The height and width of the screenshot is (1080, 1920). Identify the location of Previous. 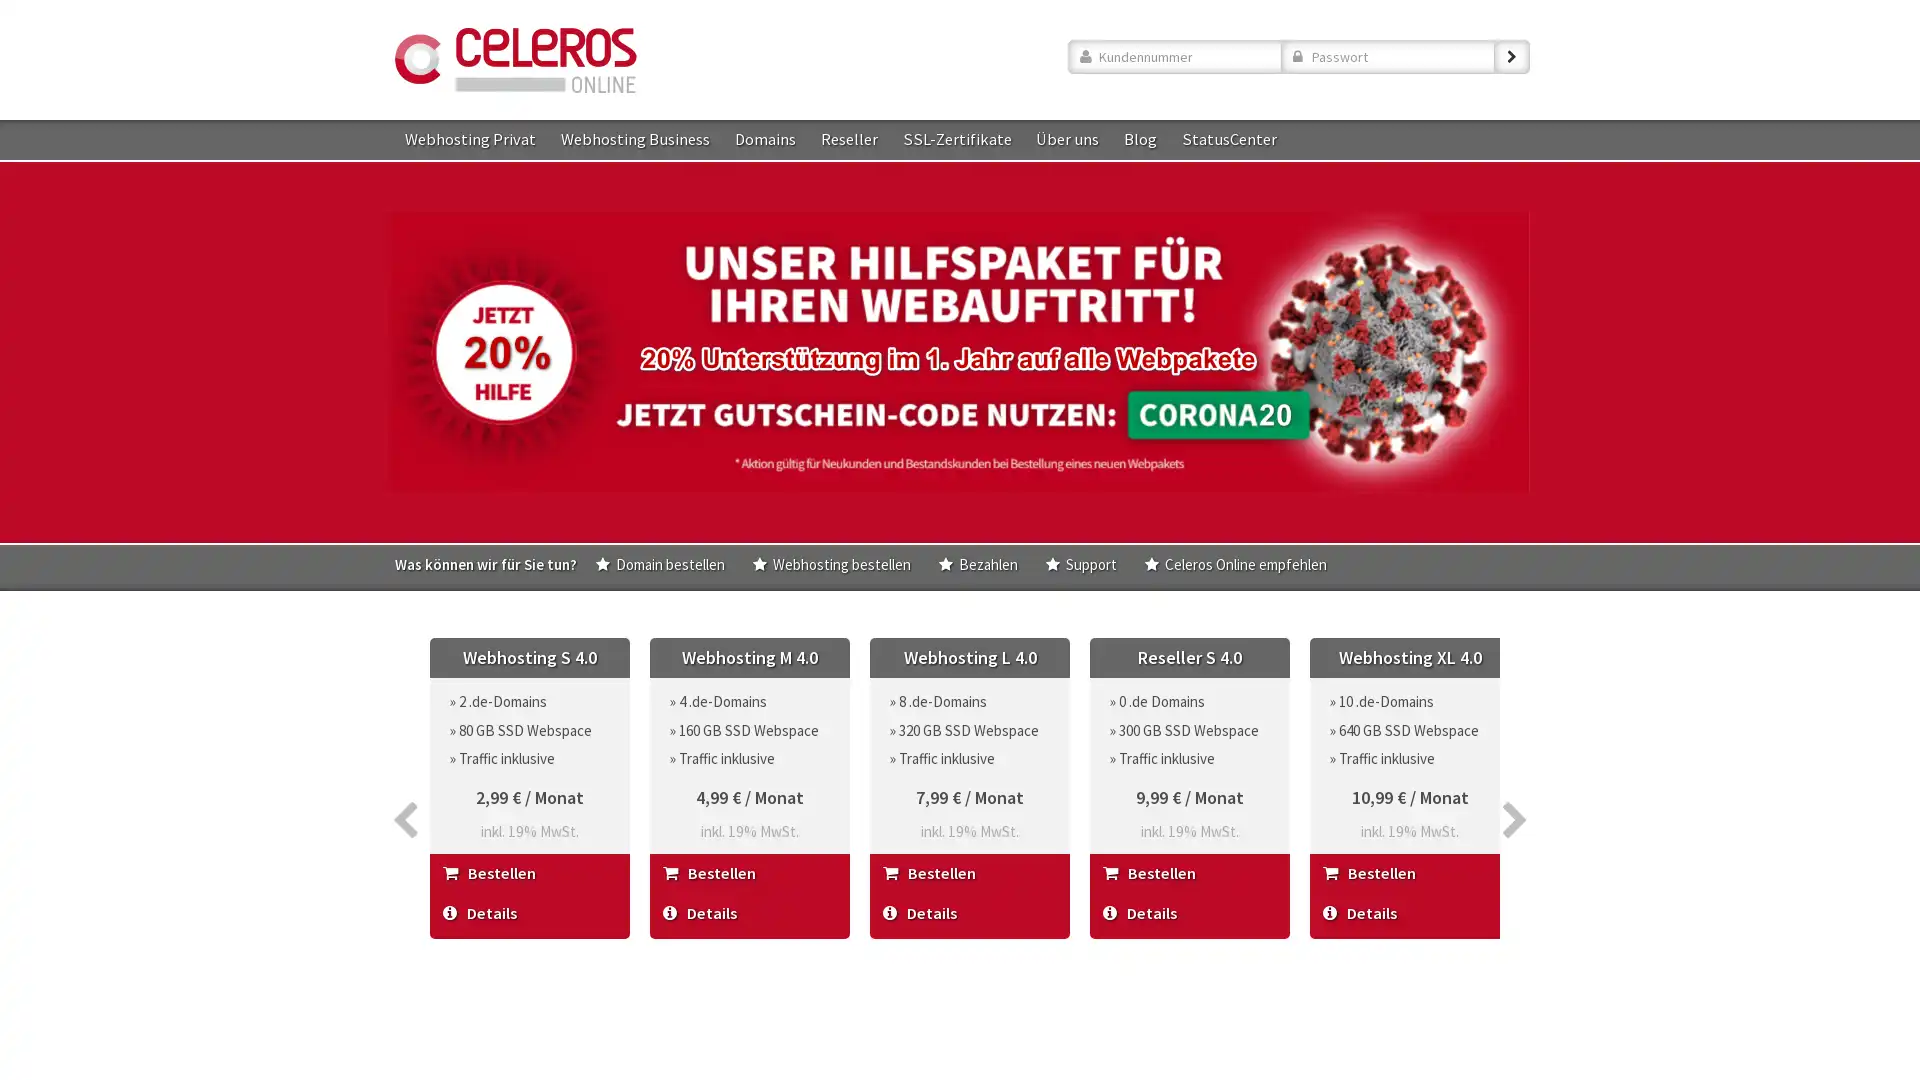
(403, 766).